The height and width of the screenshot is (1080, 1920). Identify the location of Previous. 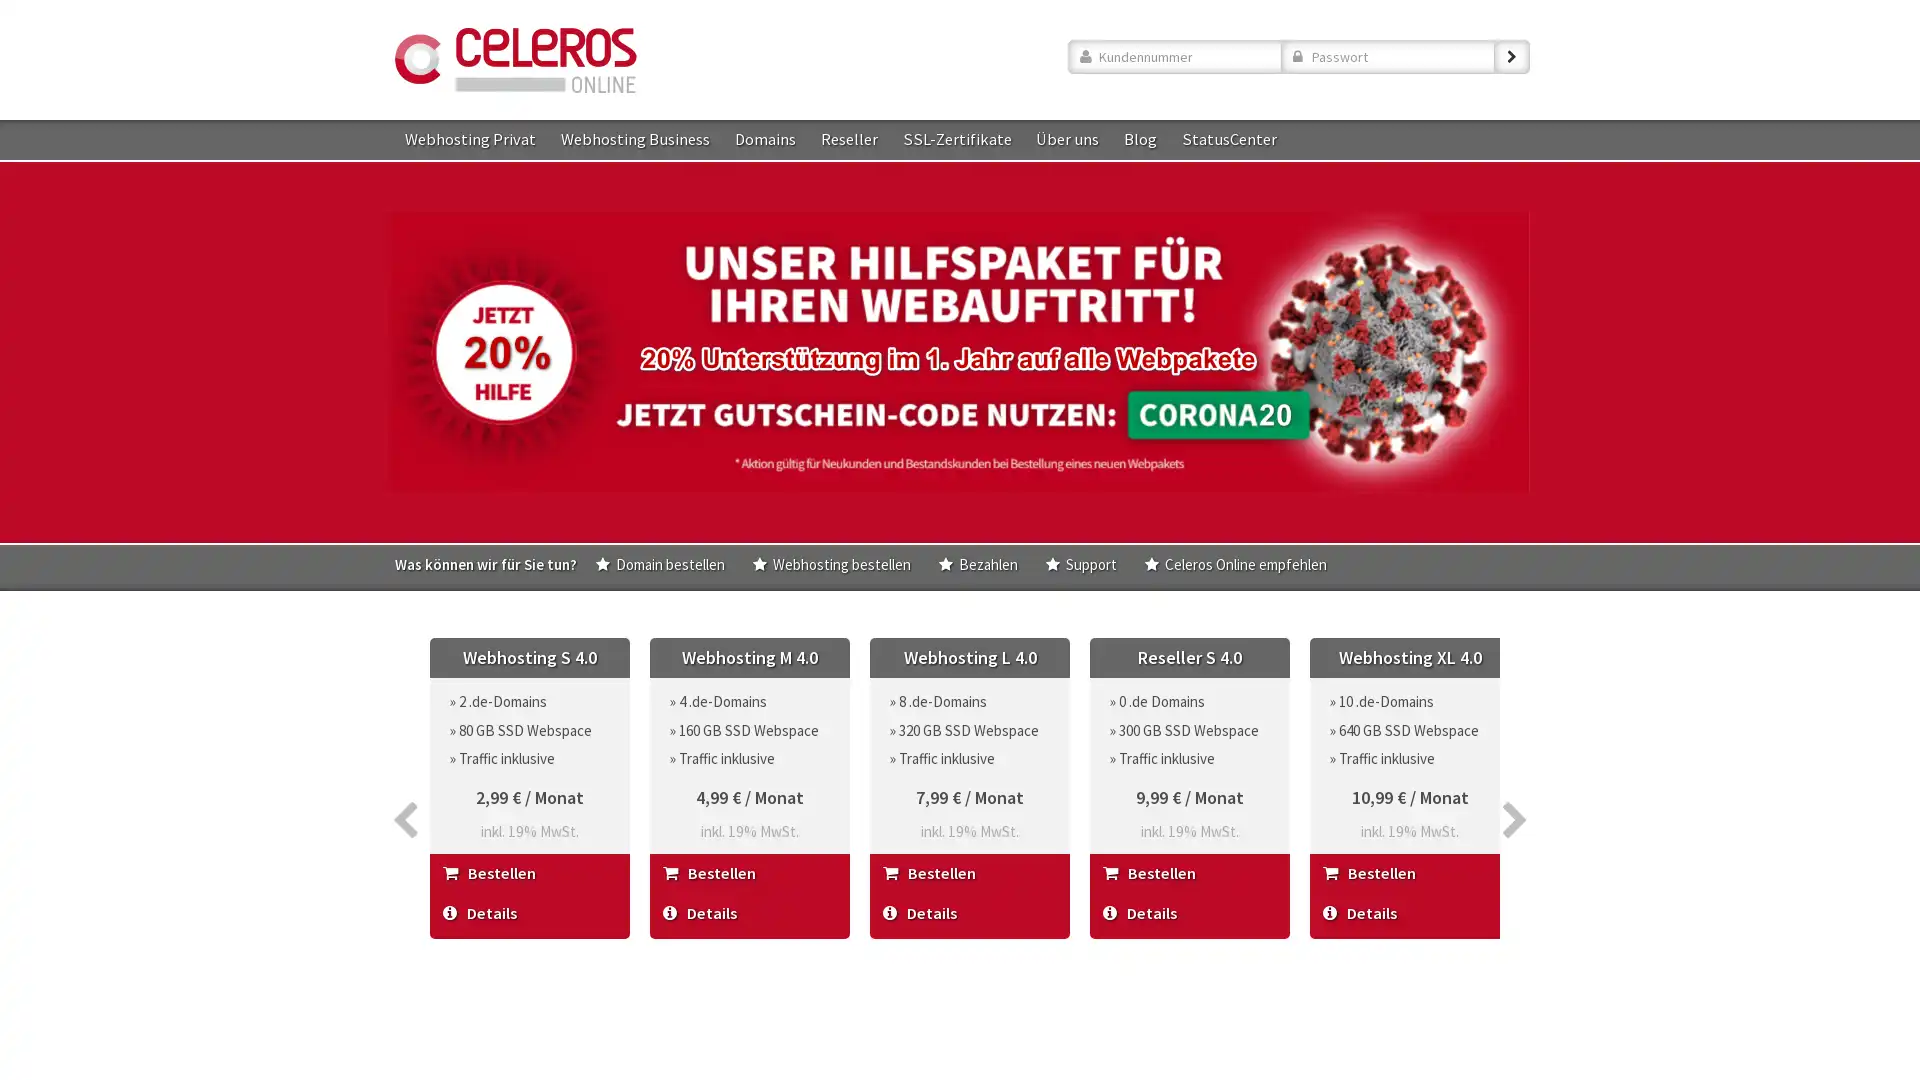
(403, 766).